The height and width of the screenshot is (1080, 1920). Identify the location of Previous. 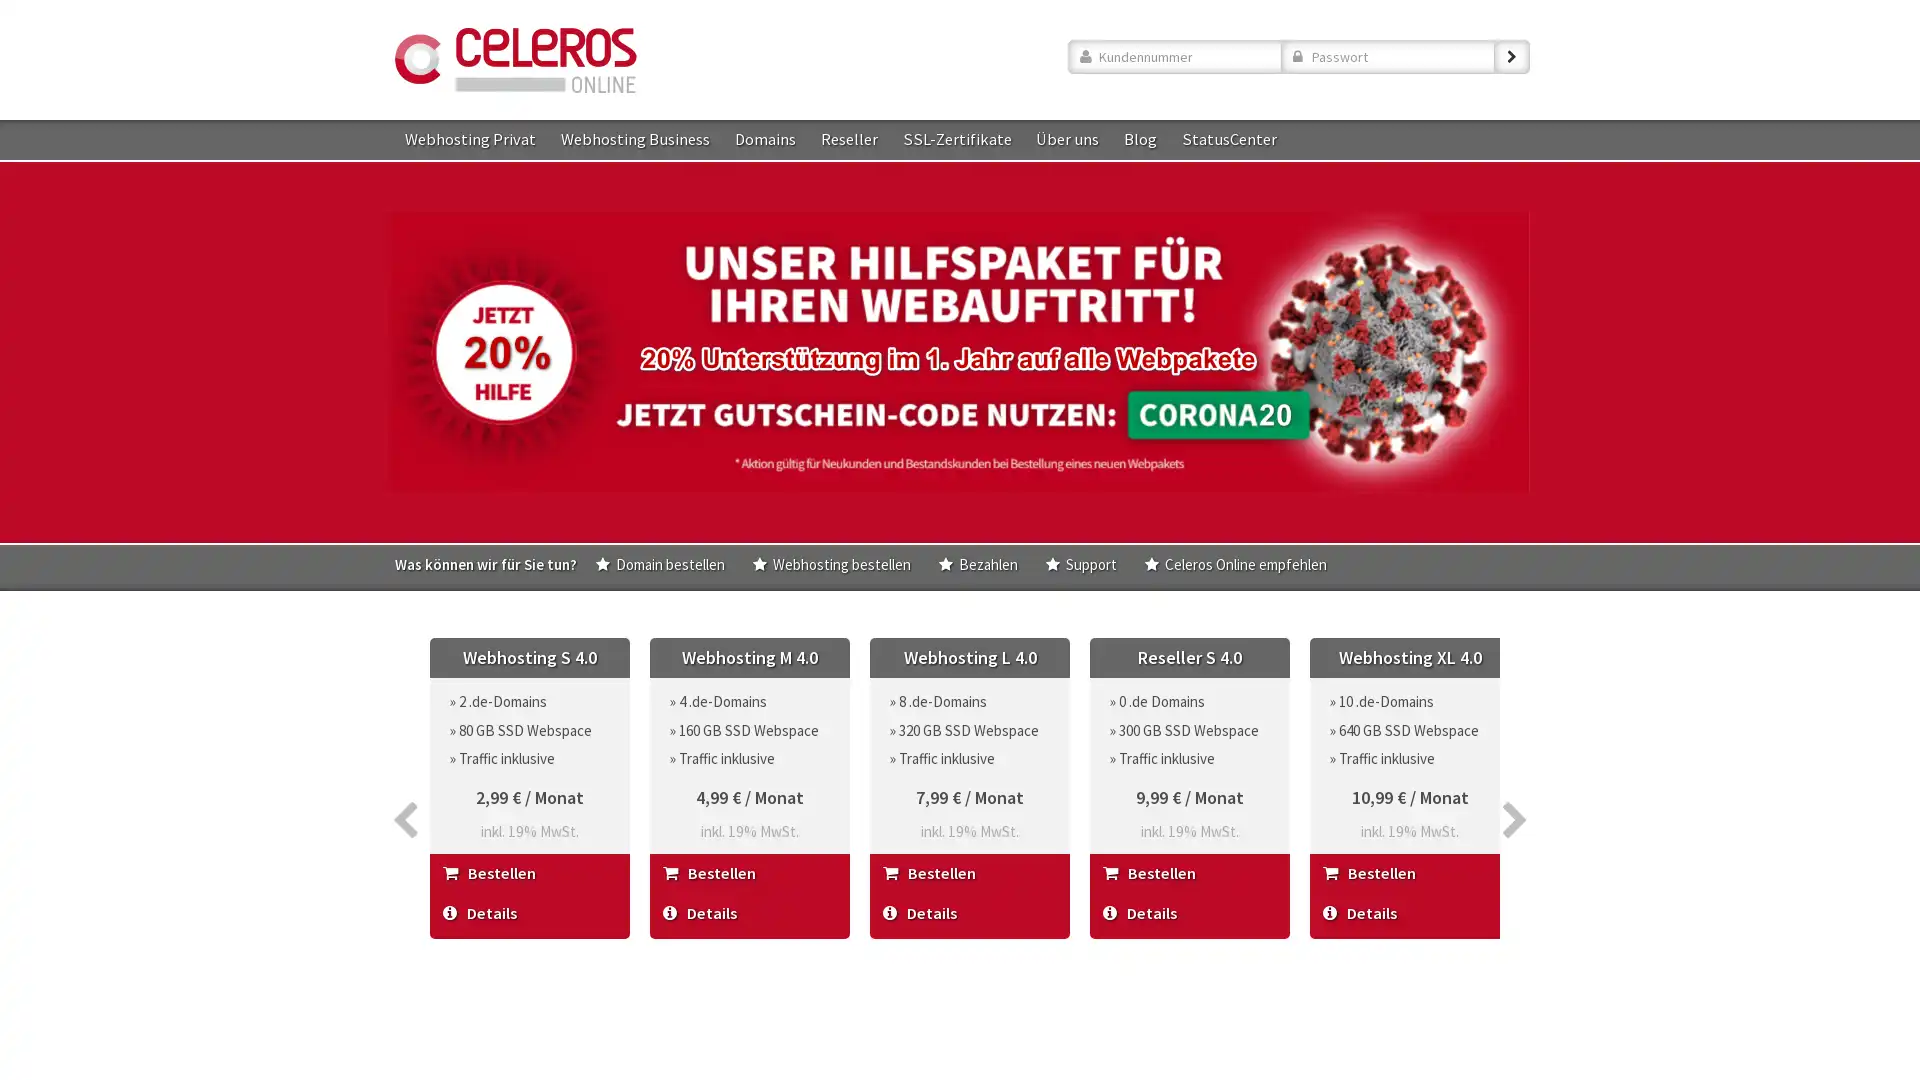
(403, 766).